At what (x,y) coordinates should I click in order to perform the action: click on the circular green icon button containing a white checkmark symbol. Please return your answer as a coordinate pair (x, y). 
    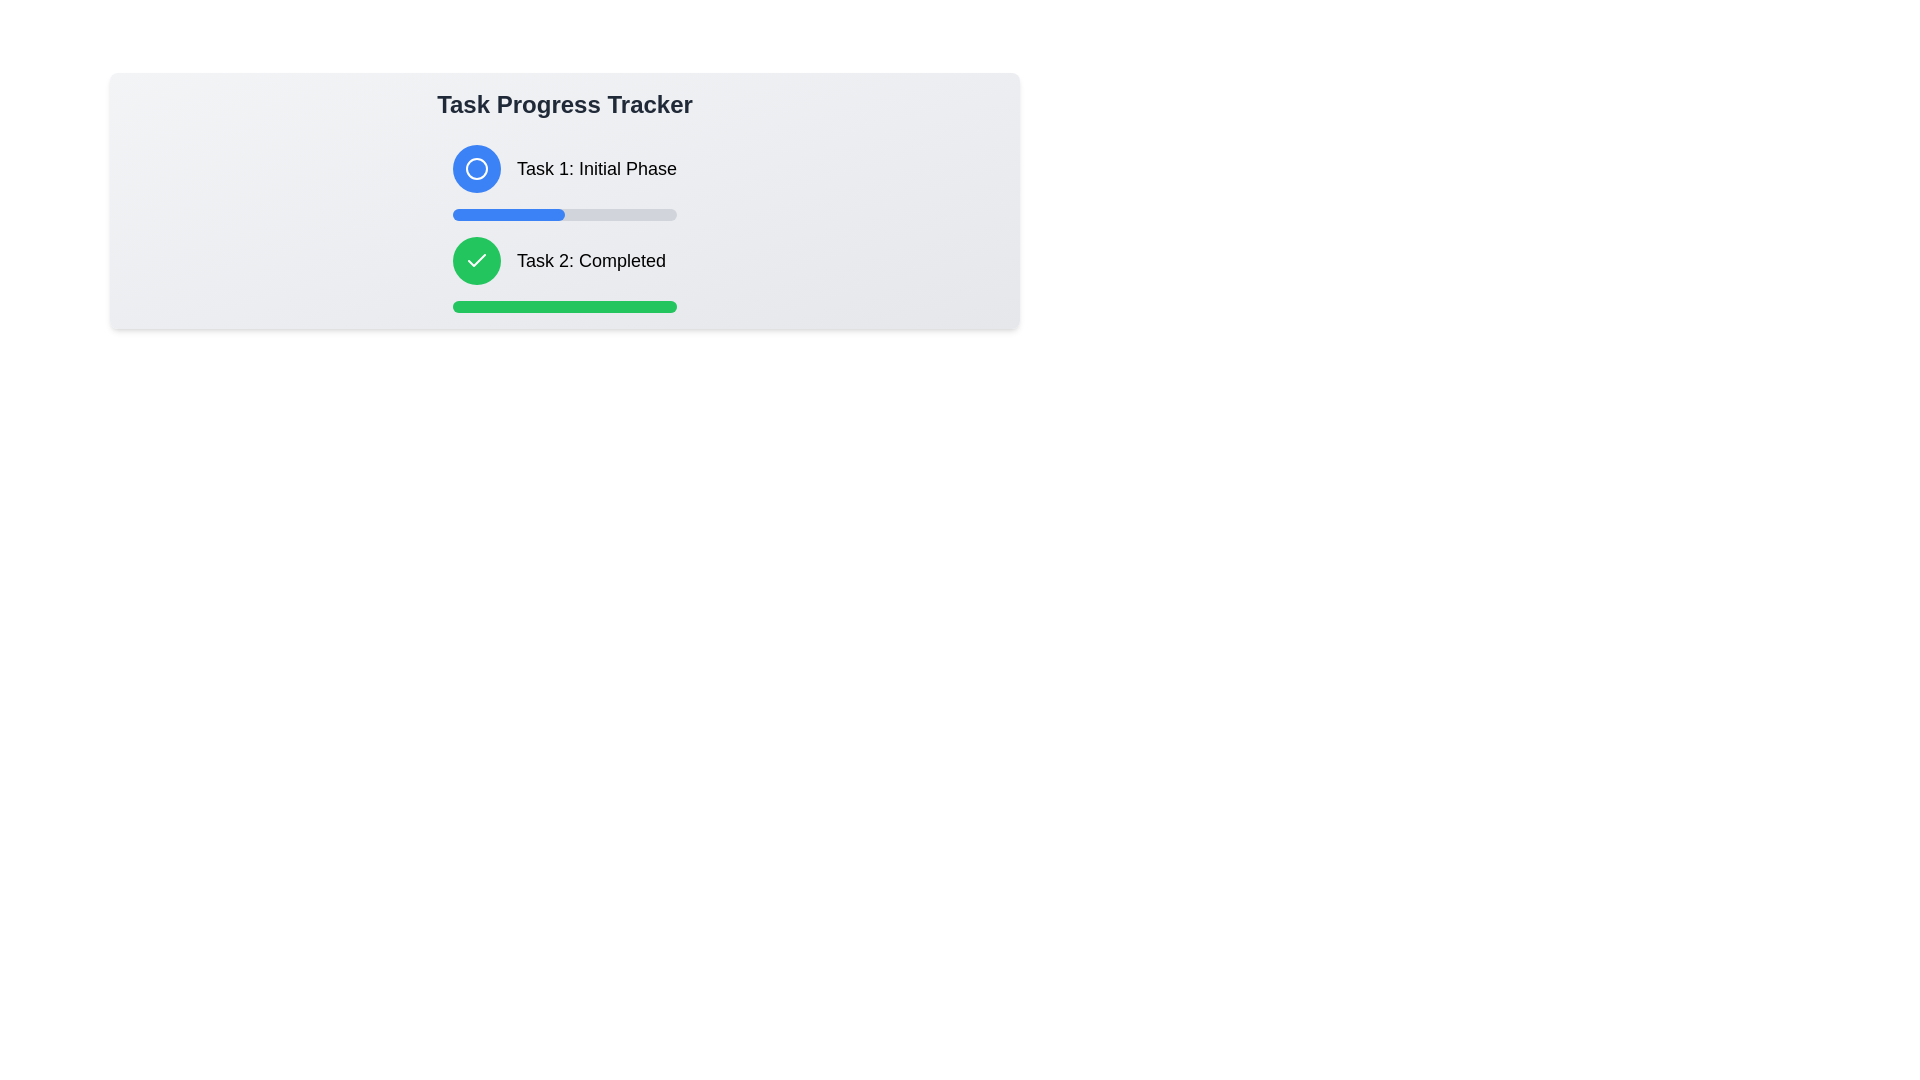
    Looking at the image, I should click on (475, 260).